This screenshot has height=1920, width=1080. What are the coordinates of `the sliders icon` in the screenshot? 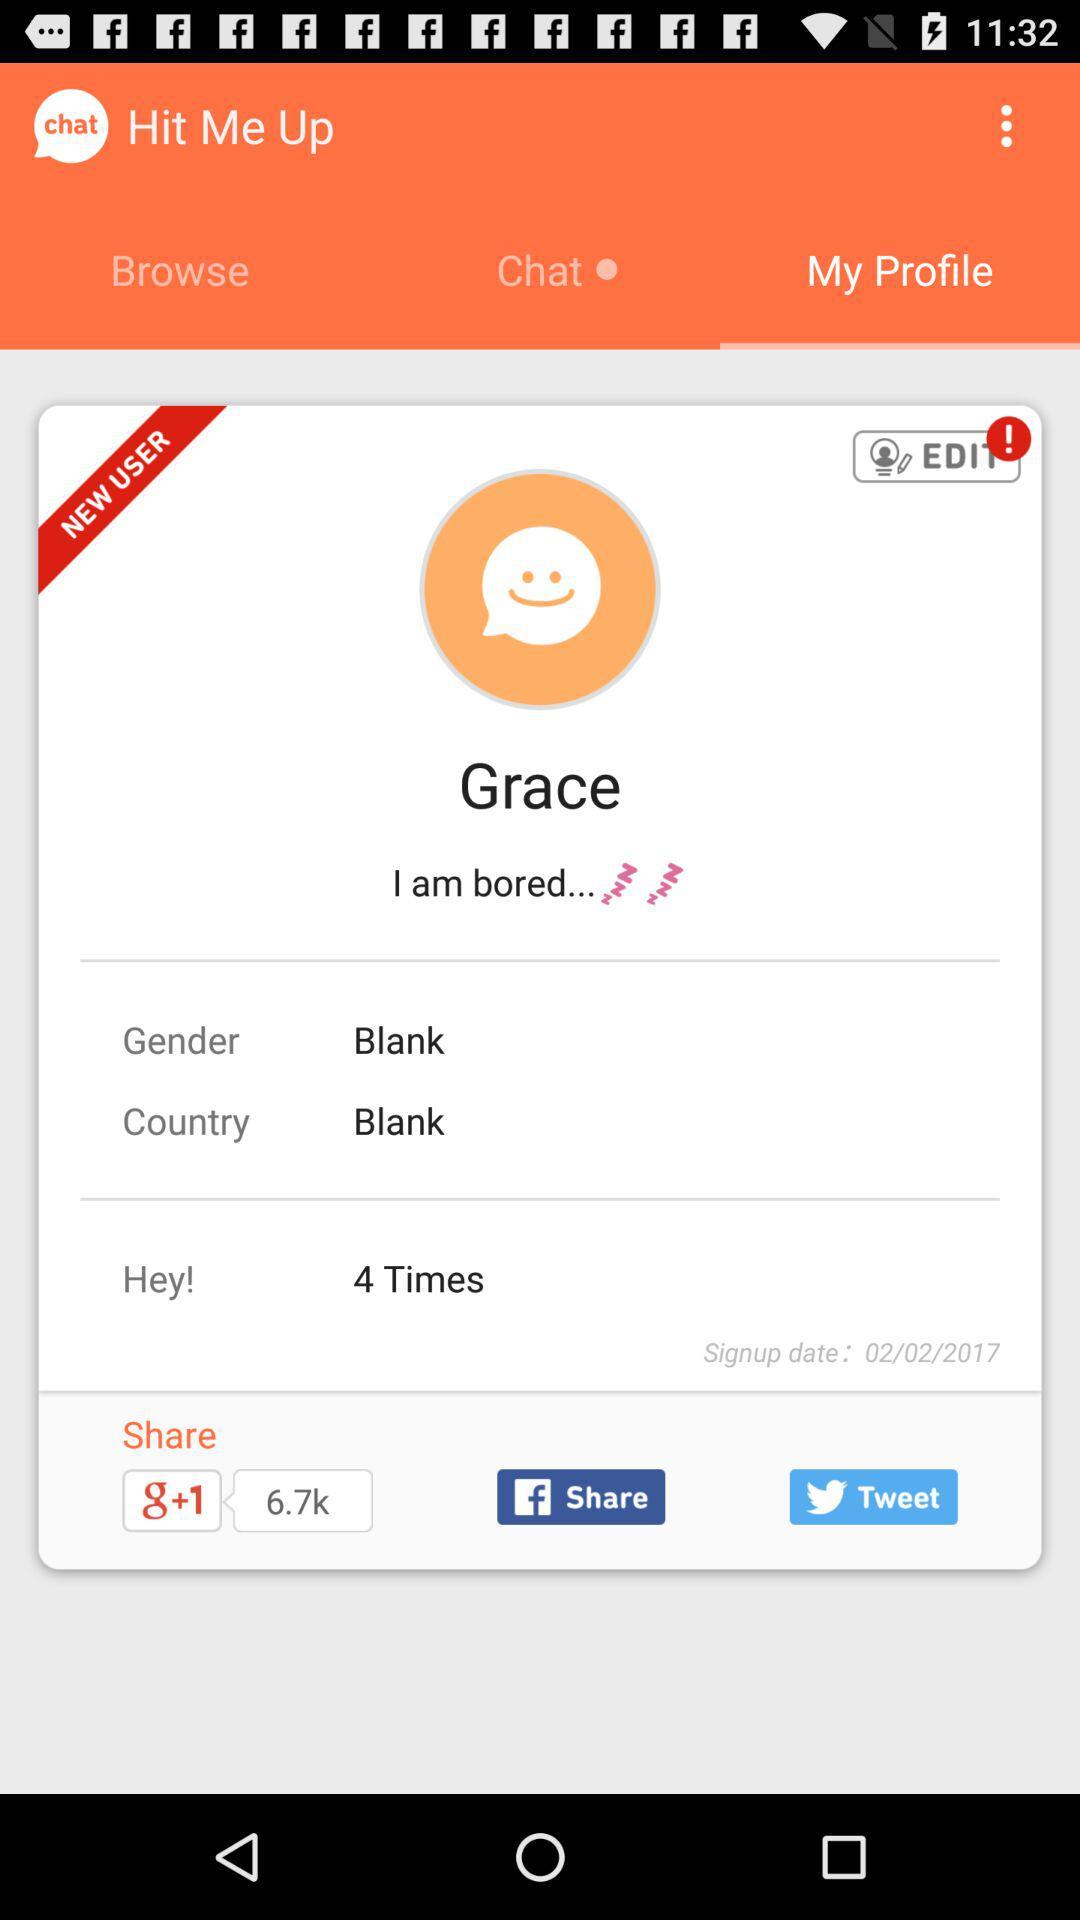 It's located at (872, 1602).